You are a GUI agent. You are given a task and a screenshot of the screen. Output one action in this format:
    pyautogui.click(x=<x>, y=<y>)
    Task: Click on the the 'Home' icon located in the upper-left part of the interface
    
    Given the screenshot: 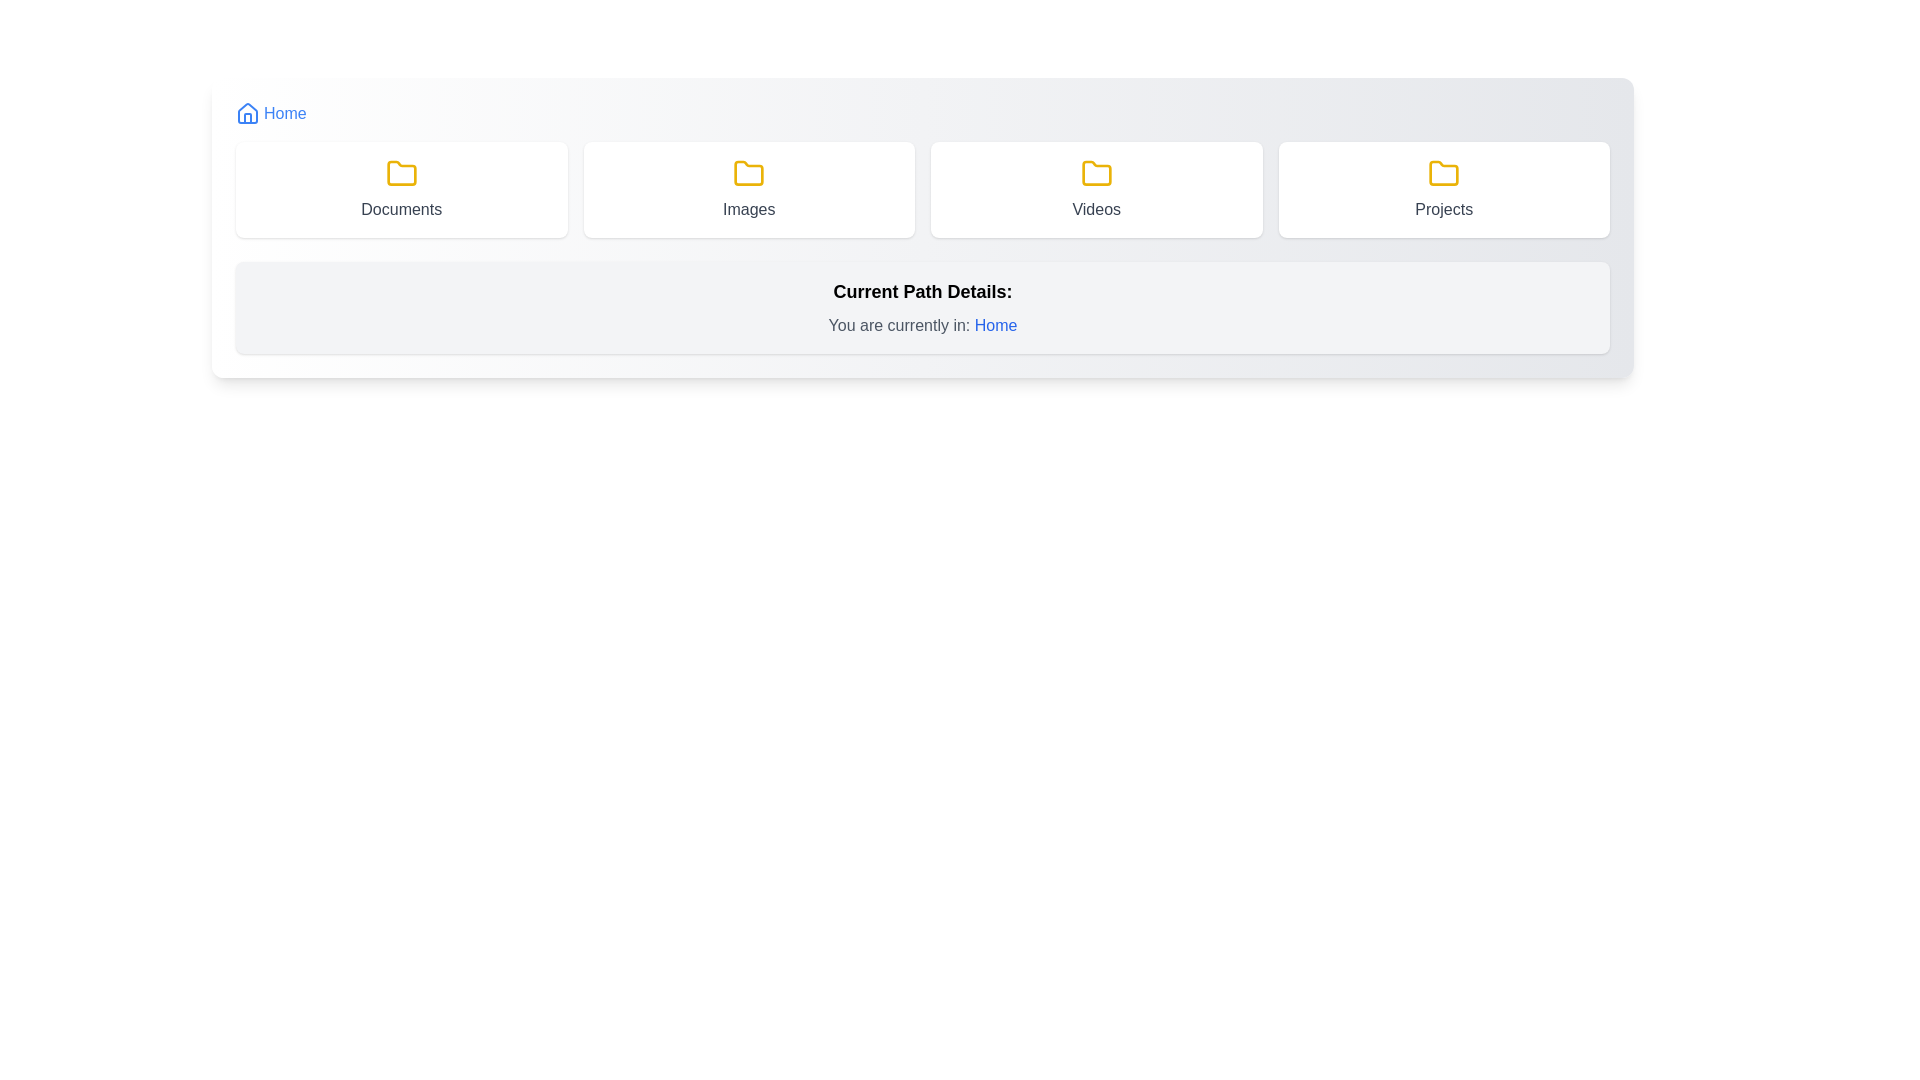 What is the action you would take?
    pyautogui.click(x=247, y=114)
    